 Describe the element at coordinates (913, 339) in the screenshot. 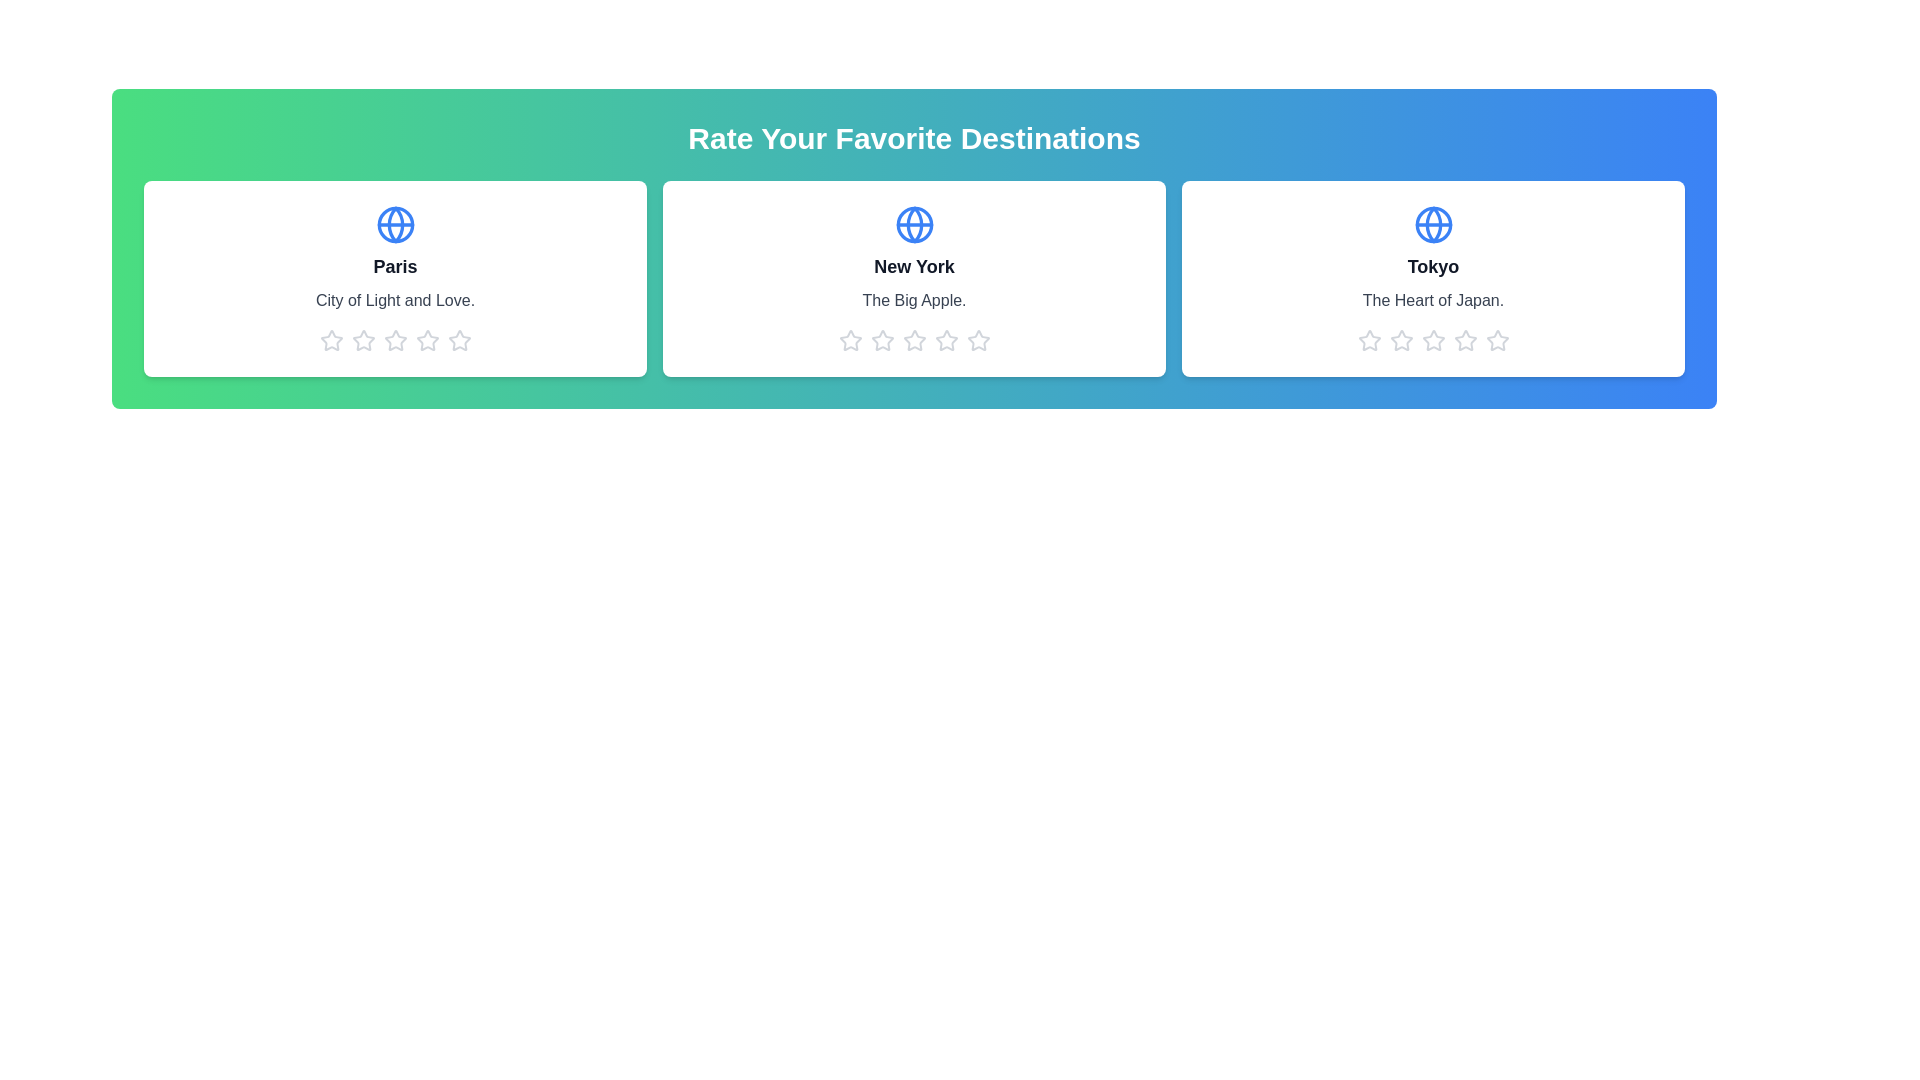

I see `the 3 star icon for the destination New York` at that location.